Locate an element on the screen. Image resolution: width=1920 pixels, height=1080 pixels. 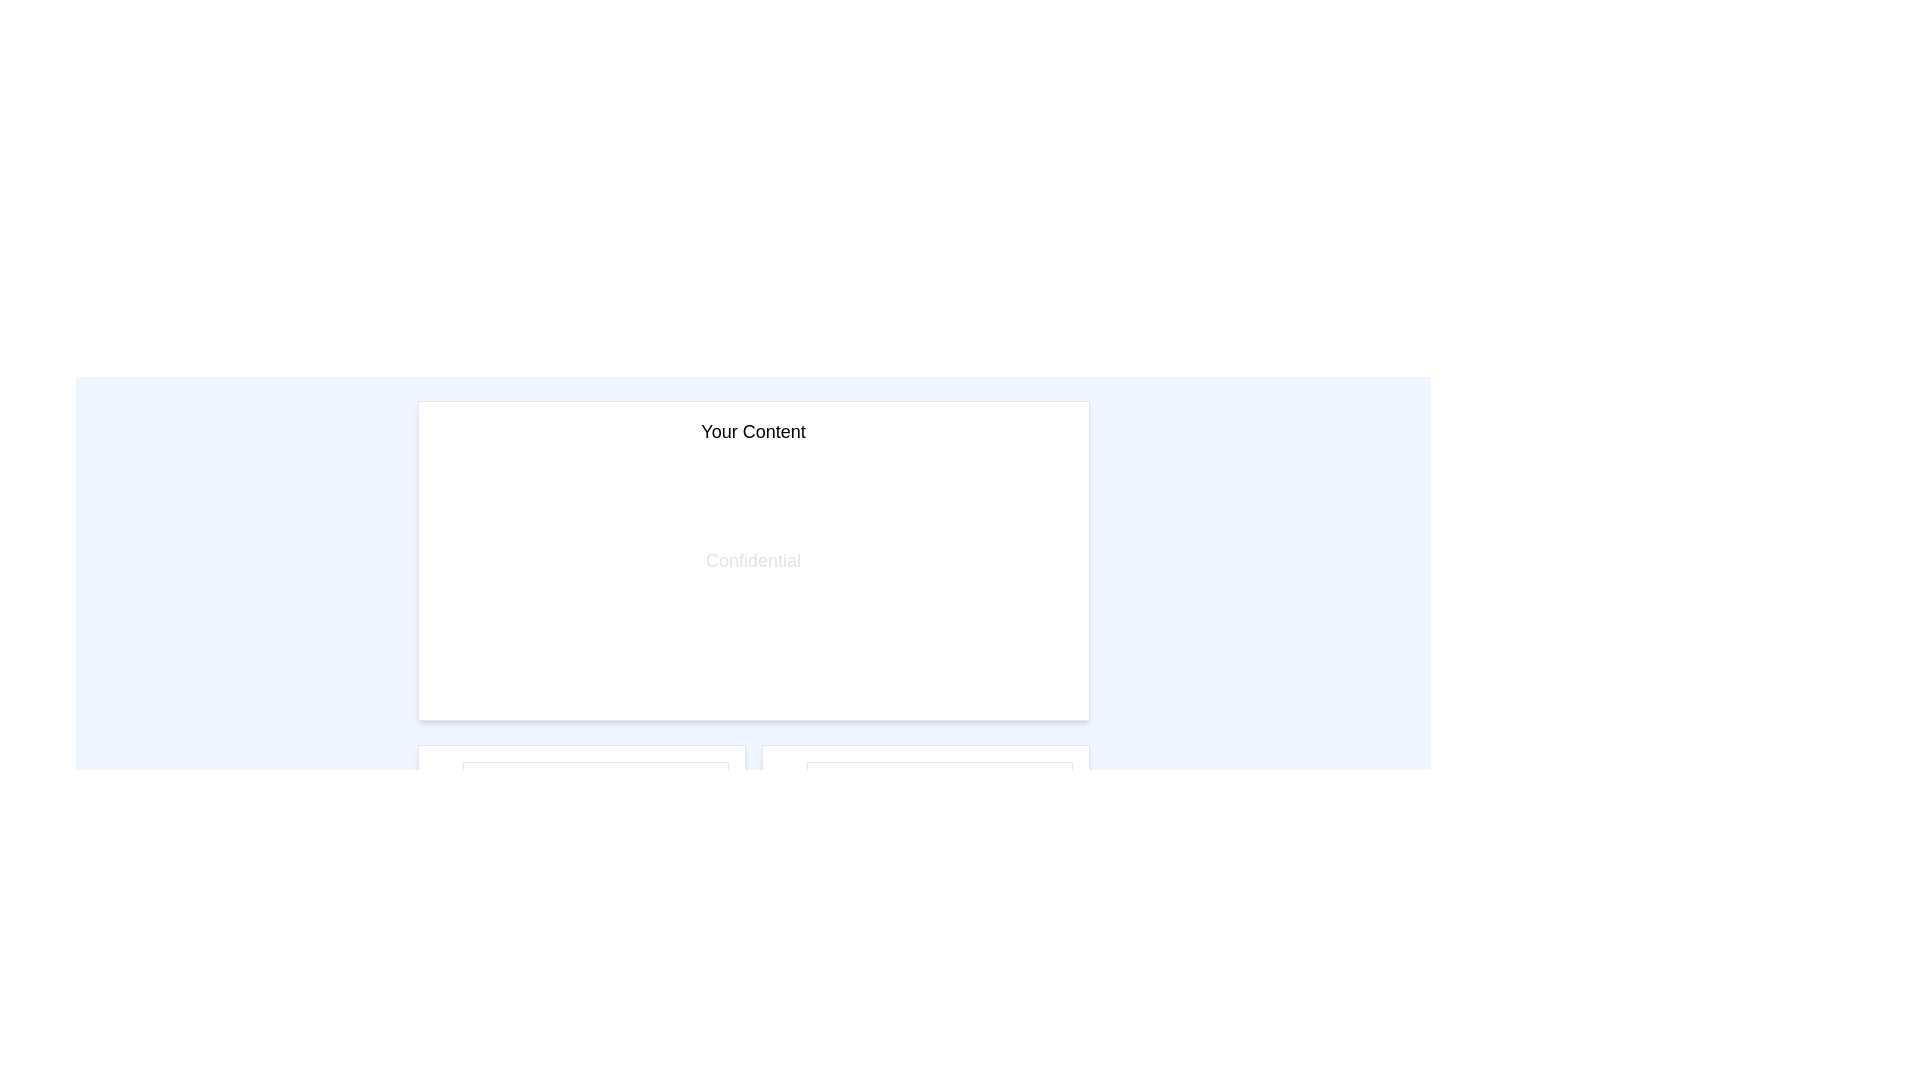
heading text element located at the top-center of the white rectangular card component, which serves as the main title and is positioned above the 'Confidential' watermark, for debug purposes is located at coordinates (752, 431).